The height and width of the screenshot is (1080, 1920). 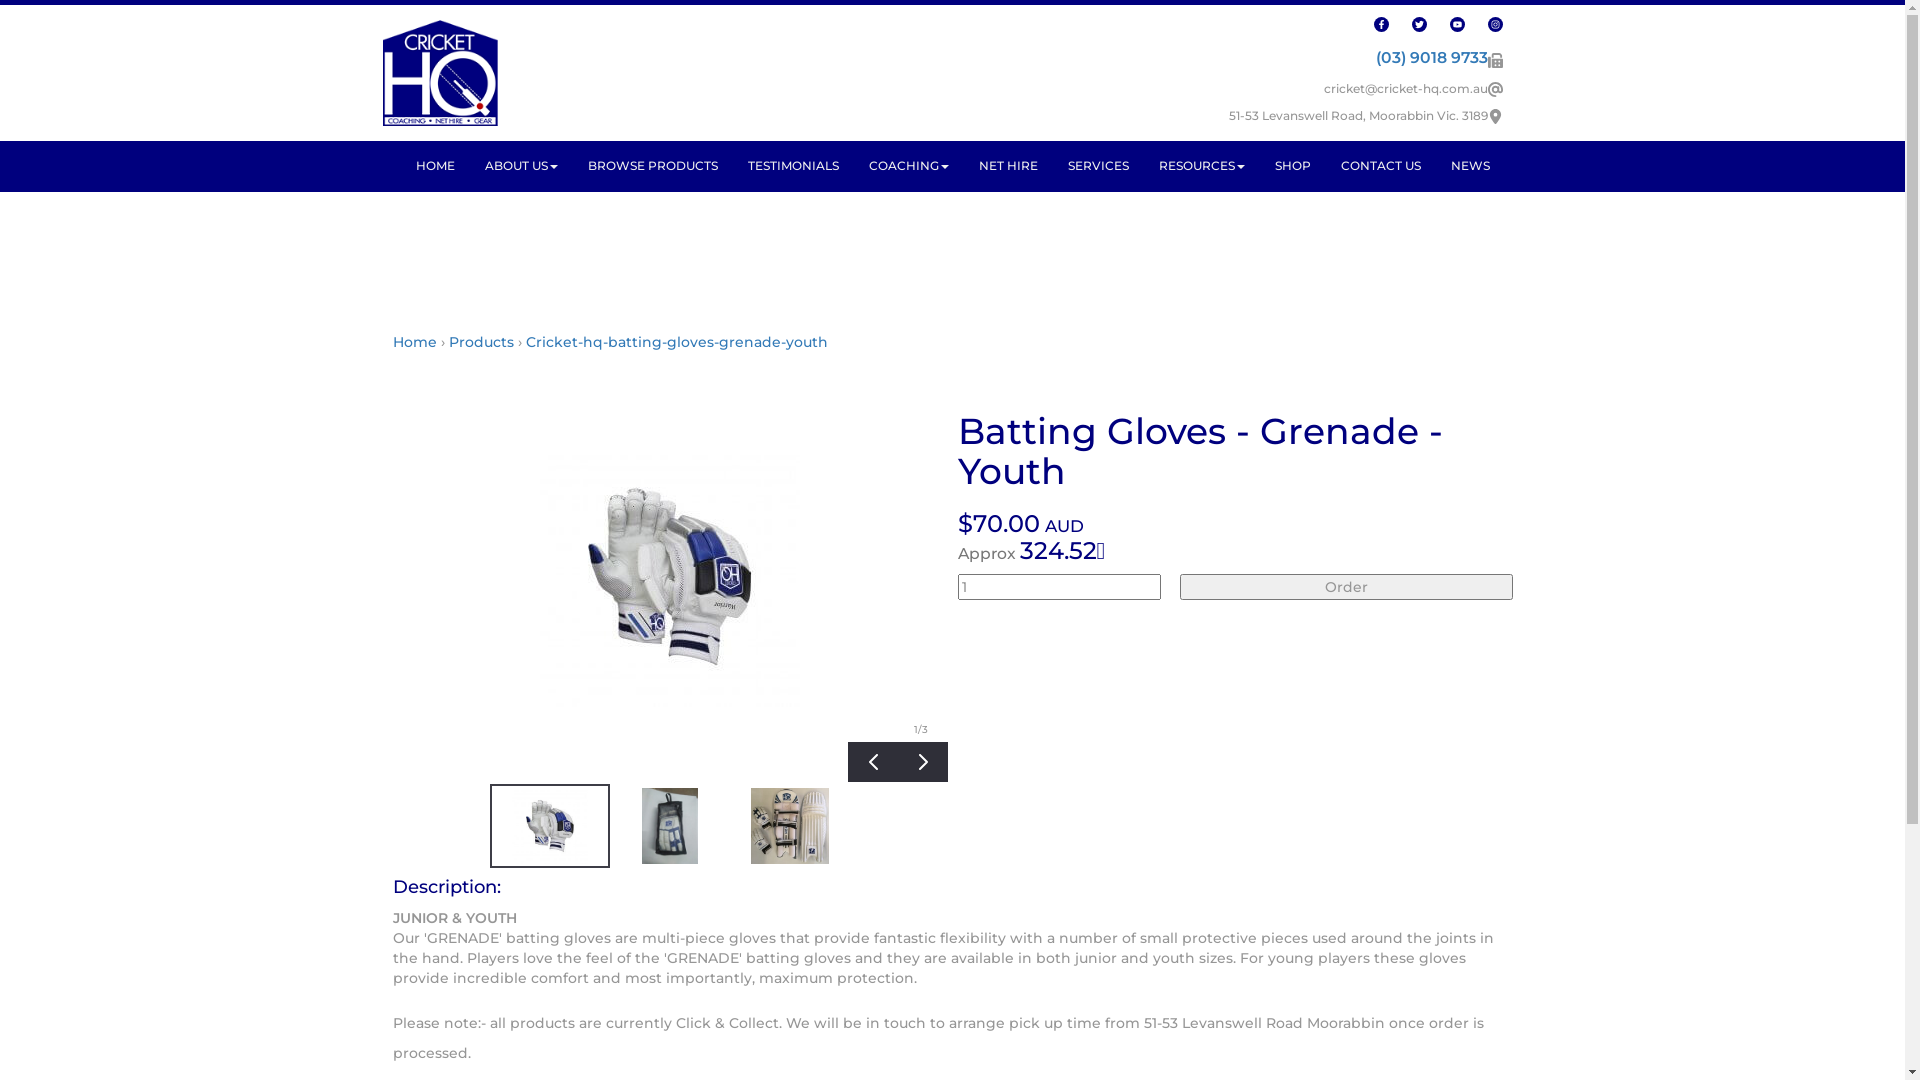 I want to click on 'HOME', so click(x=399, y=164).